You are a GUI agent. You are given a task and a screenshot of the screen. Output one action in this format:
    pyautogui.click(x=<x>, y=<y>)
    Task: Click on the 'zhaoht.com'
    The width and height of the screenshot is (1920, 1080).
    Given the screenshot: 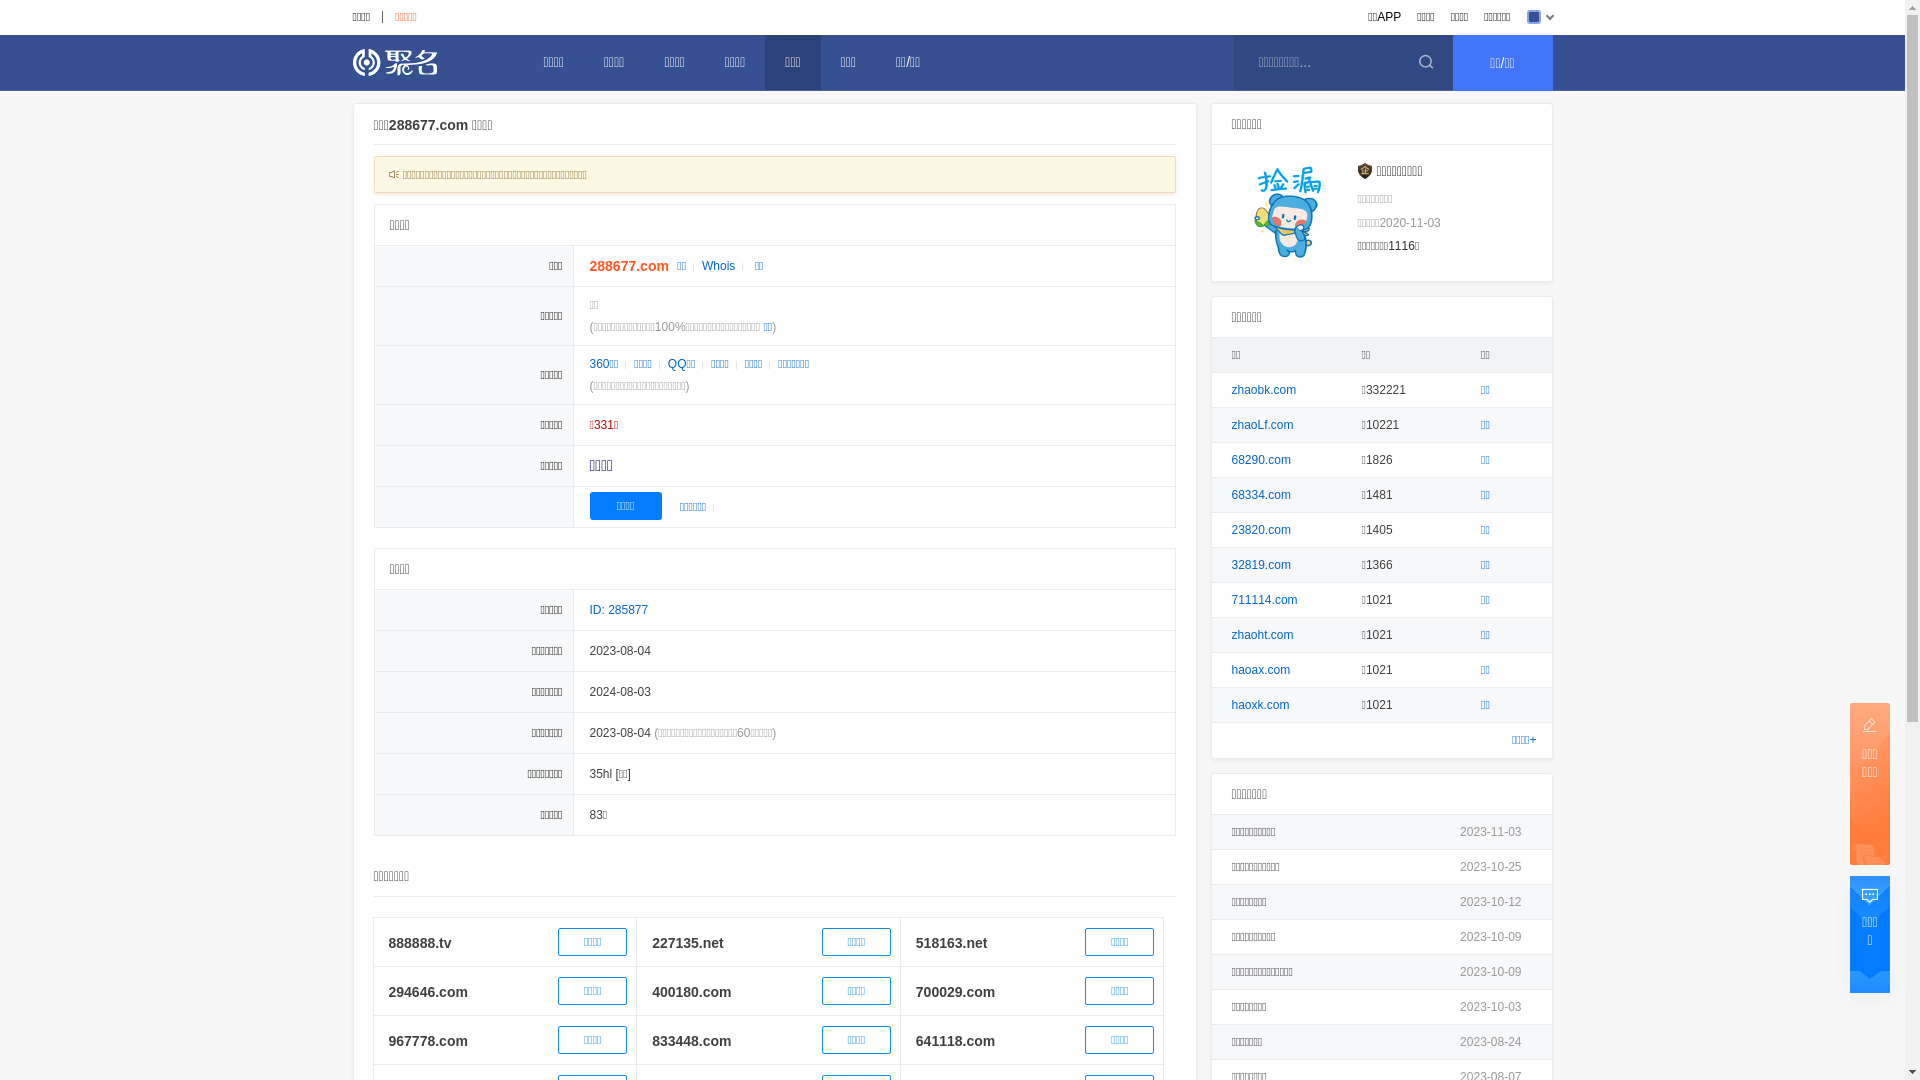 What is the action you would take?
    pyautogui.click(x=1261, y=635)
    